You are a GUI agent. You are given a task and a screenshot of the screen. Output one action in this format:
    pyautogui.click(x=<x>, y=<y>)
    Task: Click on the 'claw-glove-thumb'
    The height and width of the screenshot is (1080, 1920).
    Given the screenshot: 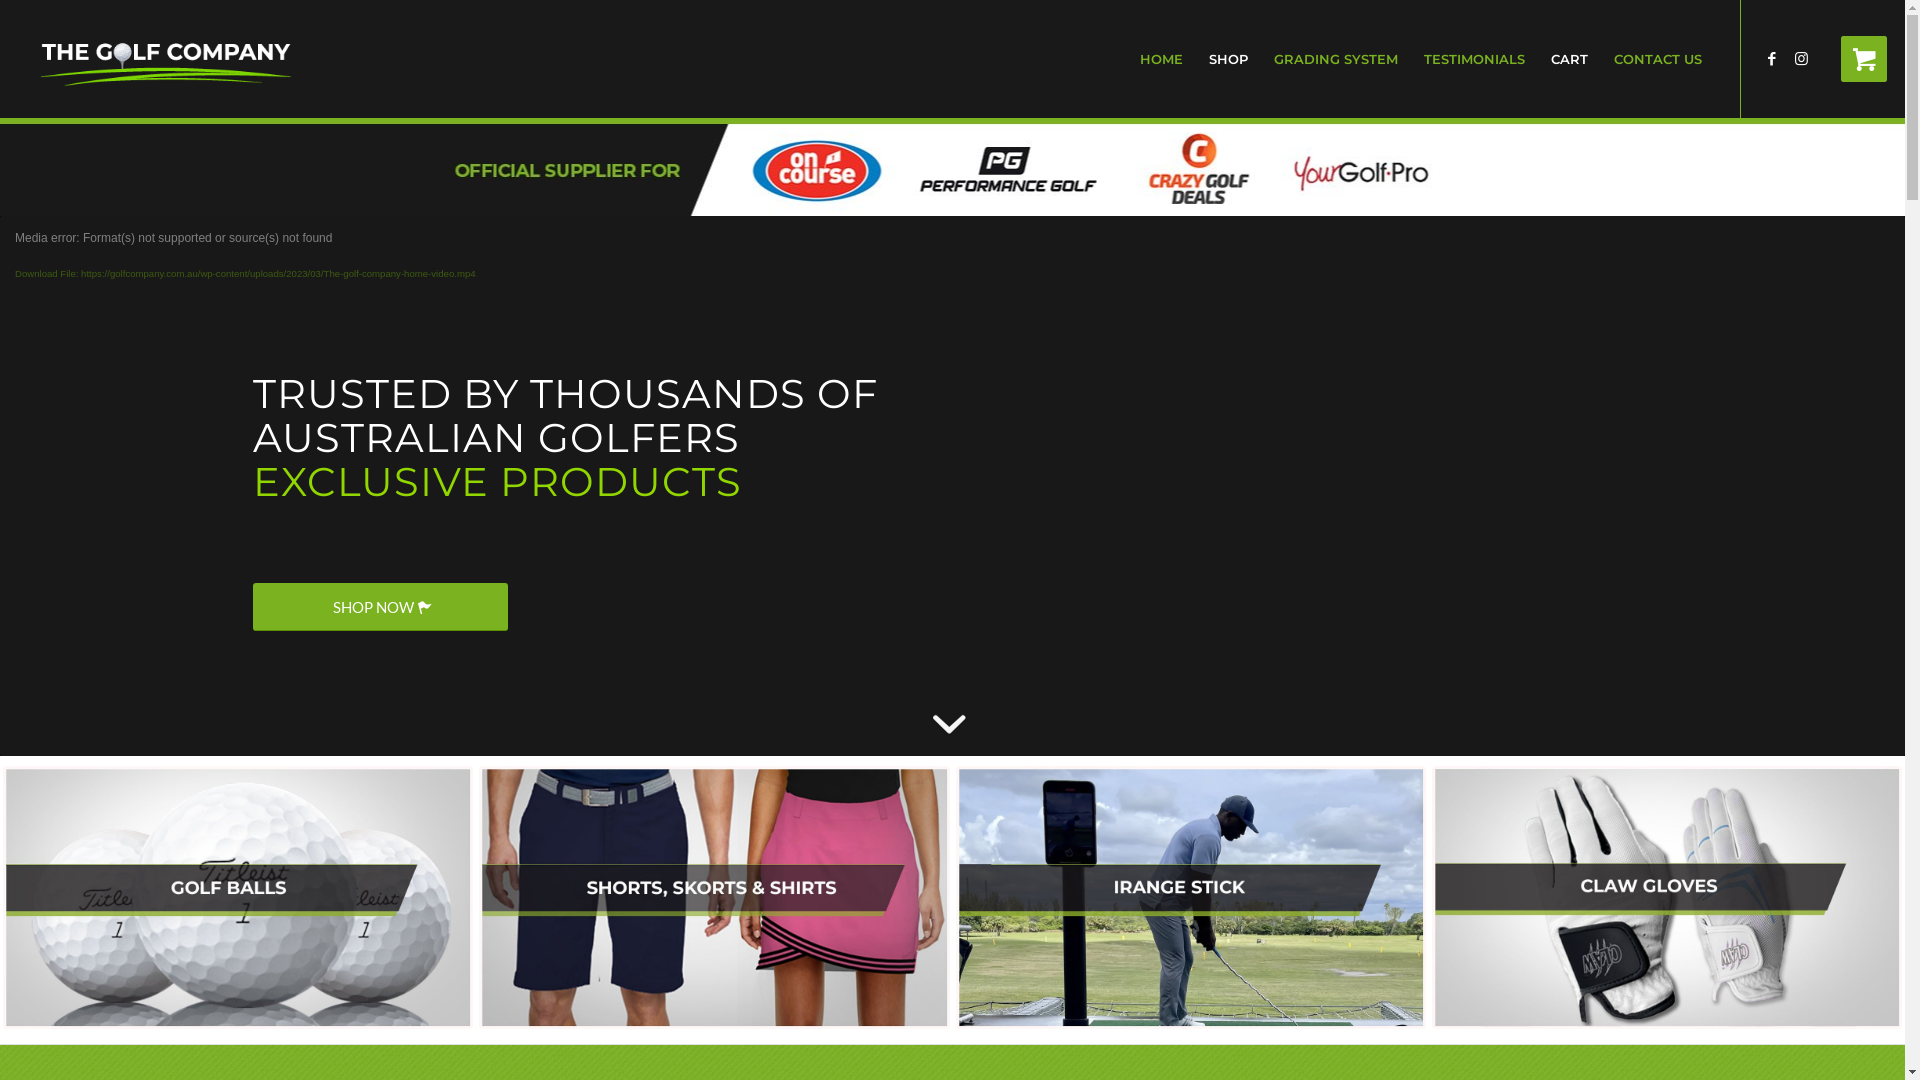 What is the action you would take?
    pyautogui.click(x=1666, y=896)
    